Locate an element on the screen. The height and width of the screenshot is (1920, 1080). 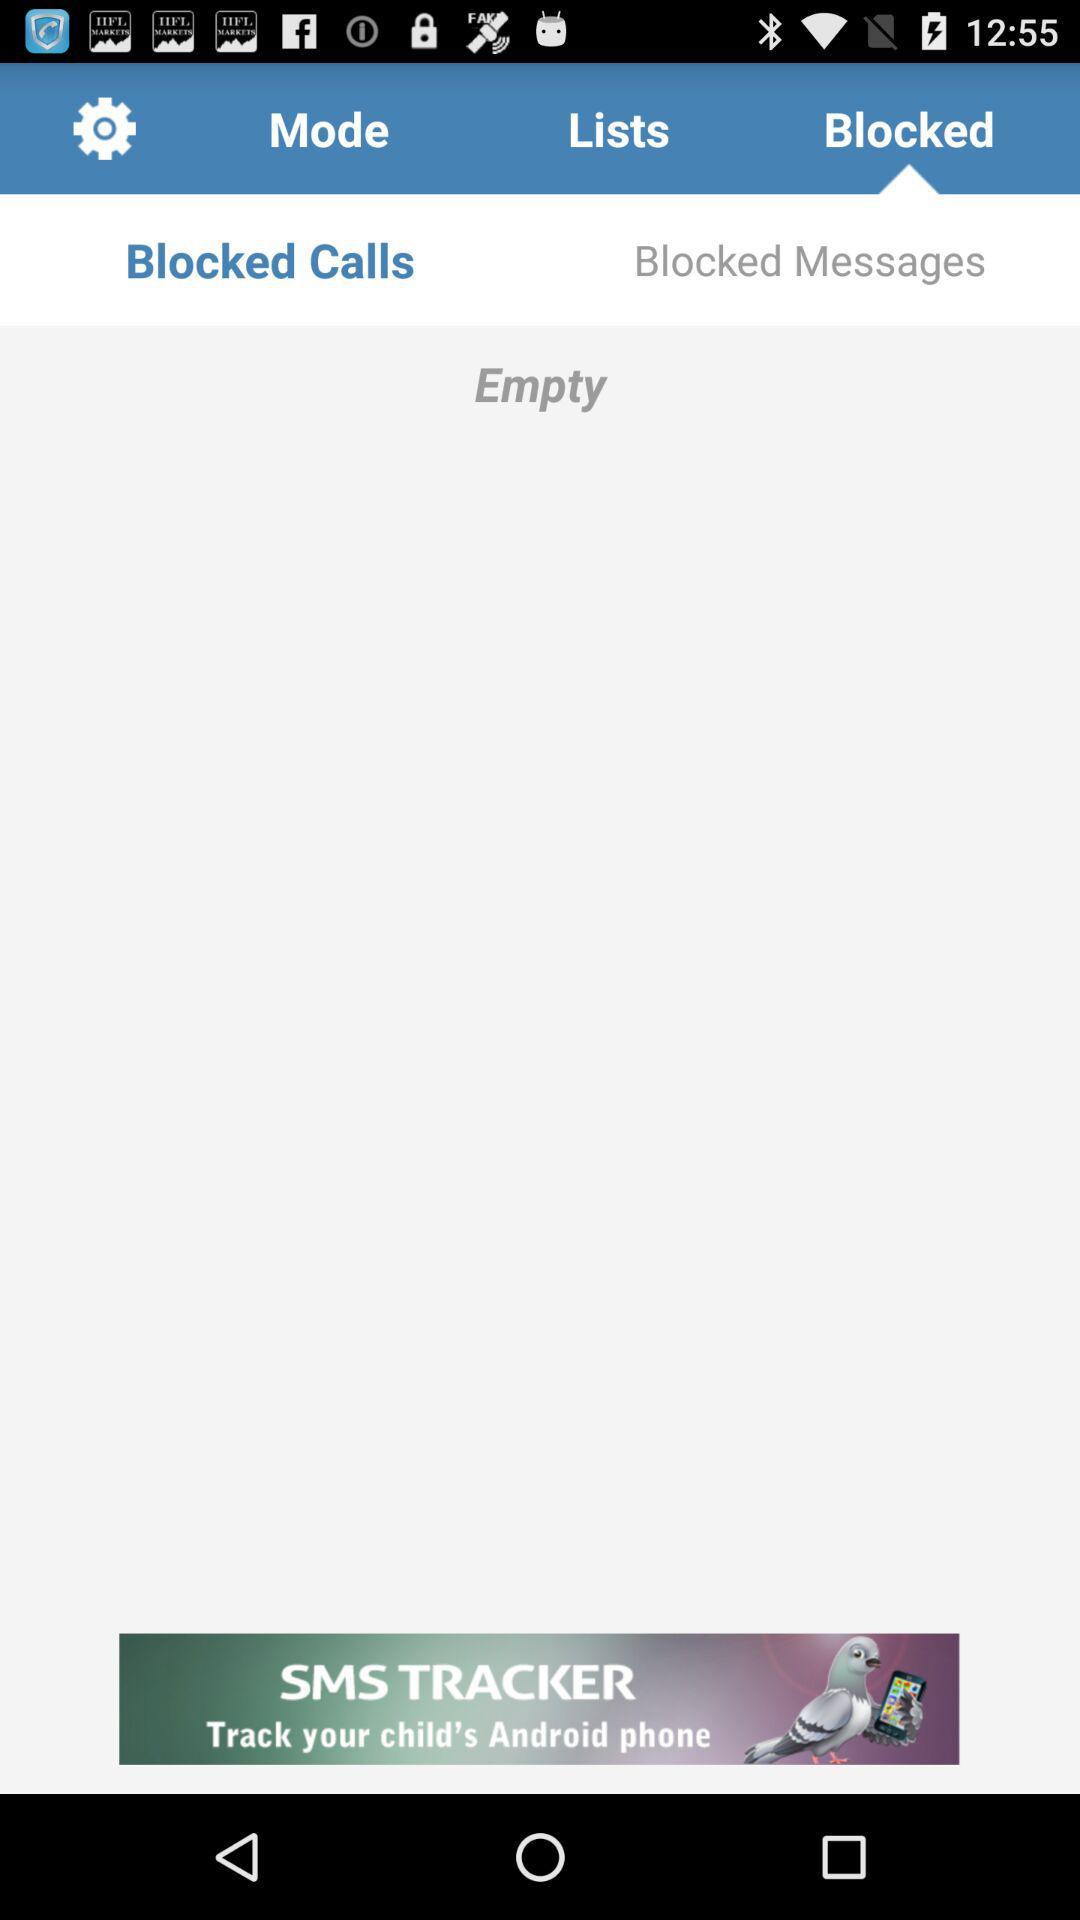
the icon above blocked calls icon is located at coordinates (327, 127).